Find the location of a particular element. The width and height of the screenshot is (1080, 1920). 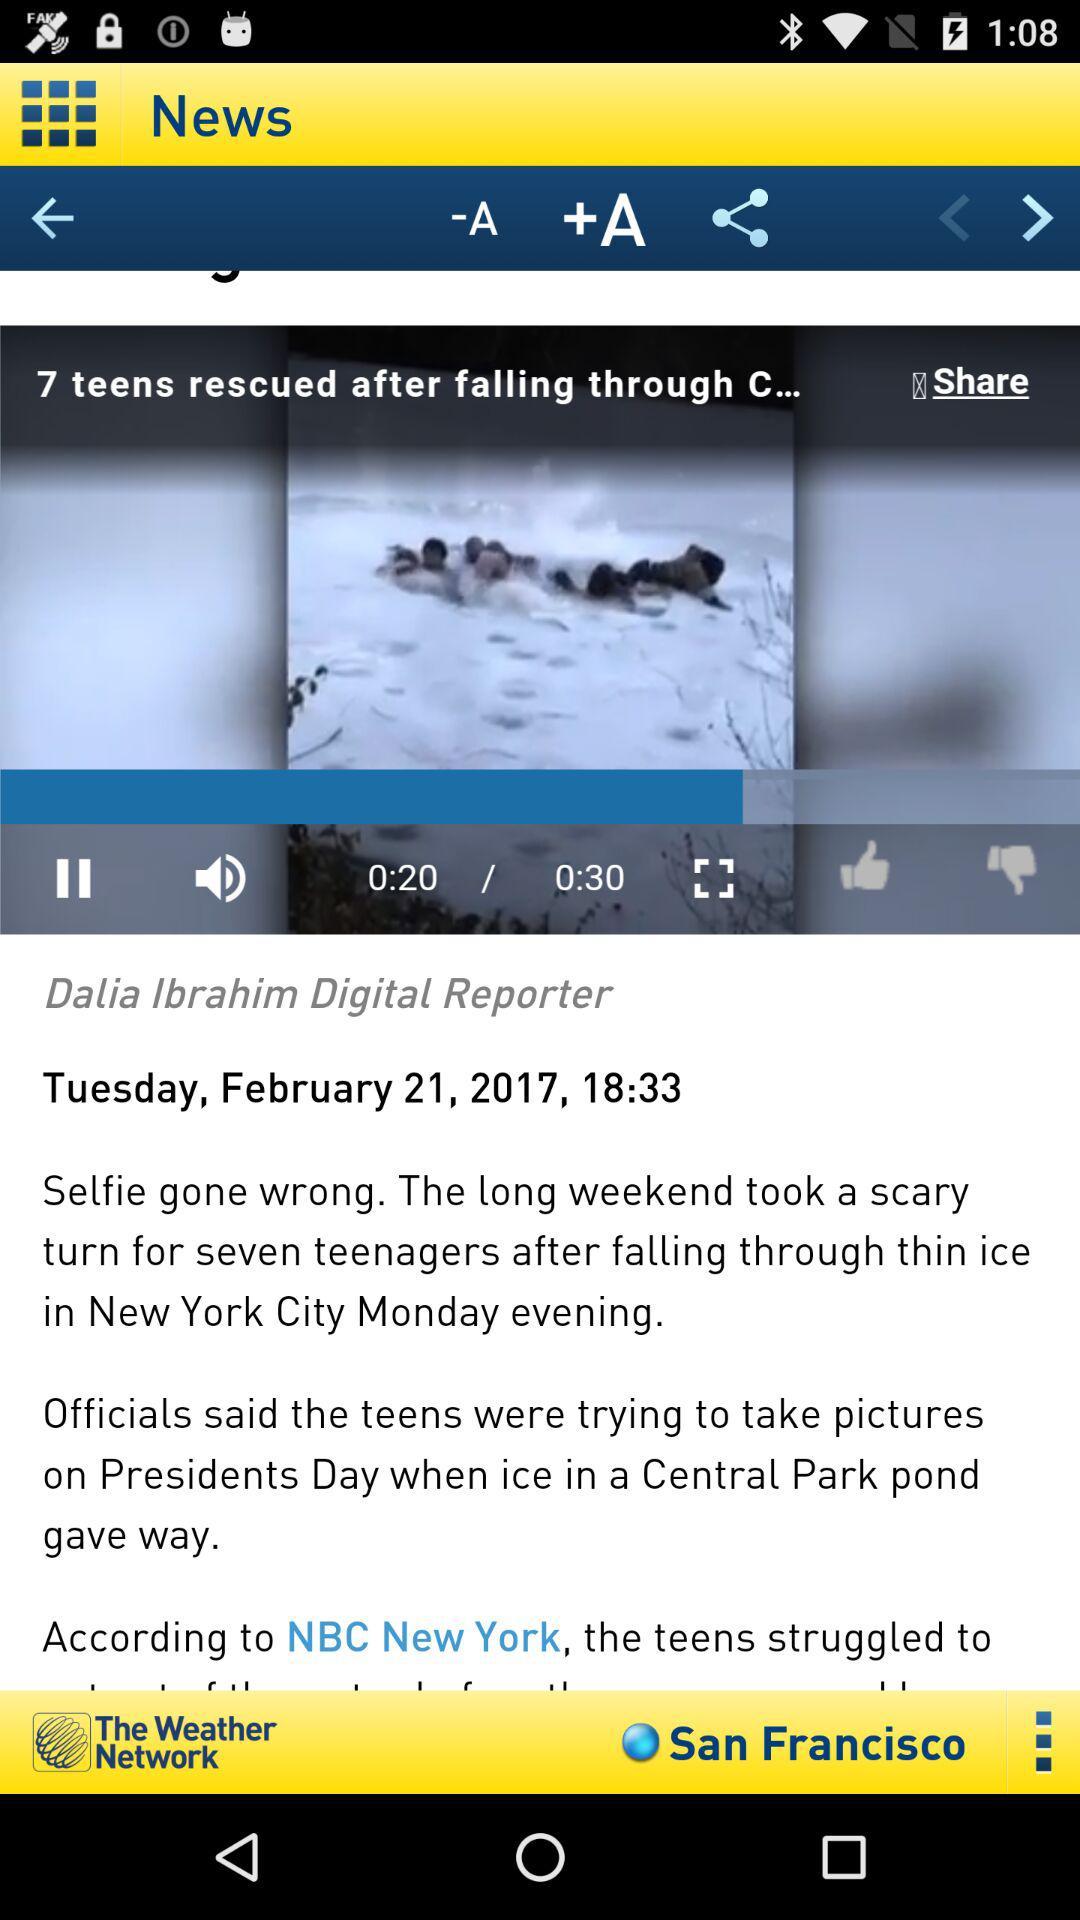

make text smaller is located at coordinates (474, 218).